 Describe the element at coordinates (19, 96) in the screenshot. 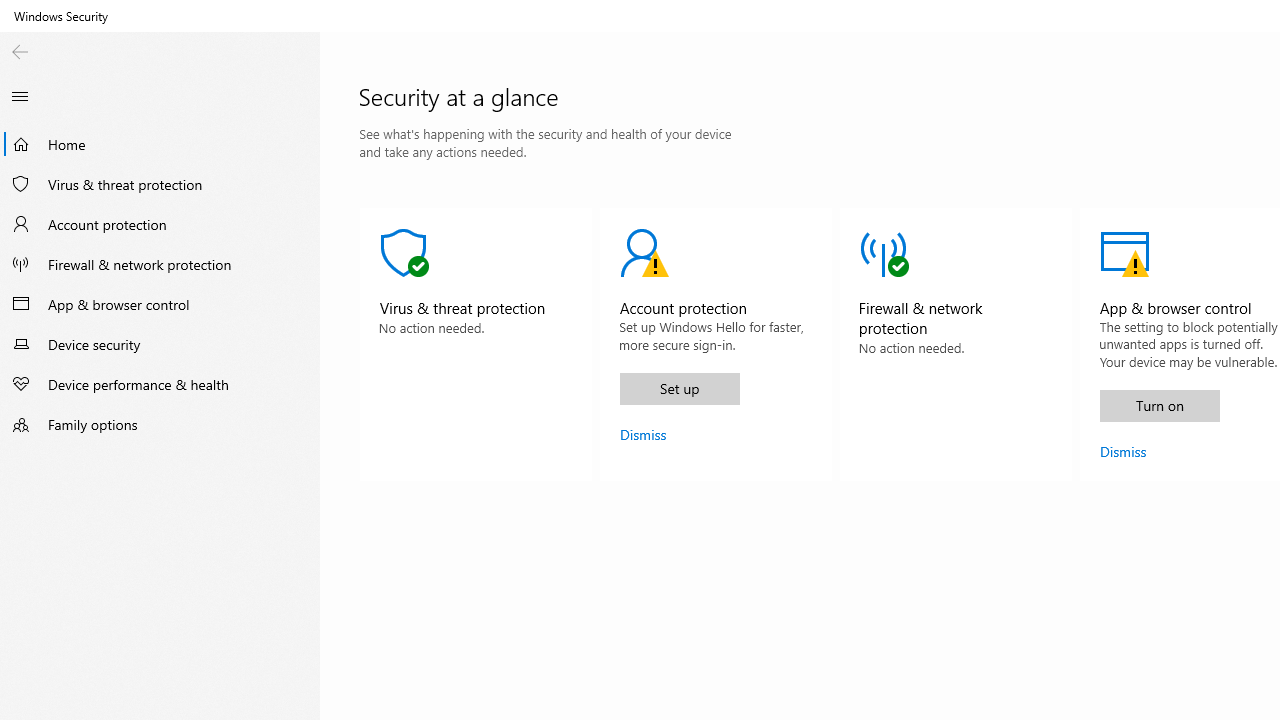

I see `'Close Navigation'` at that location.